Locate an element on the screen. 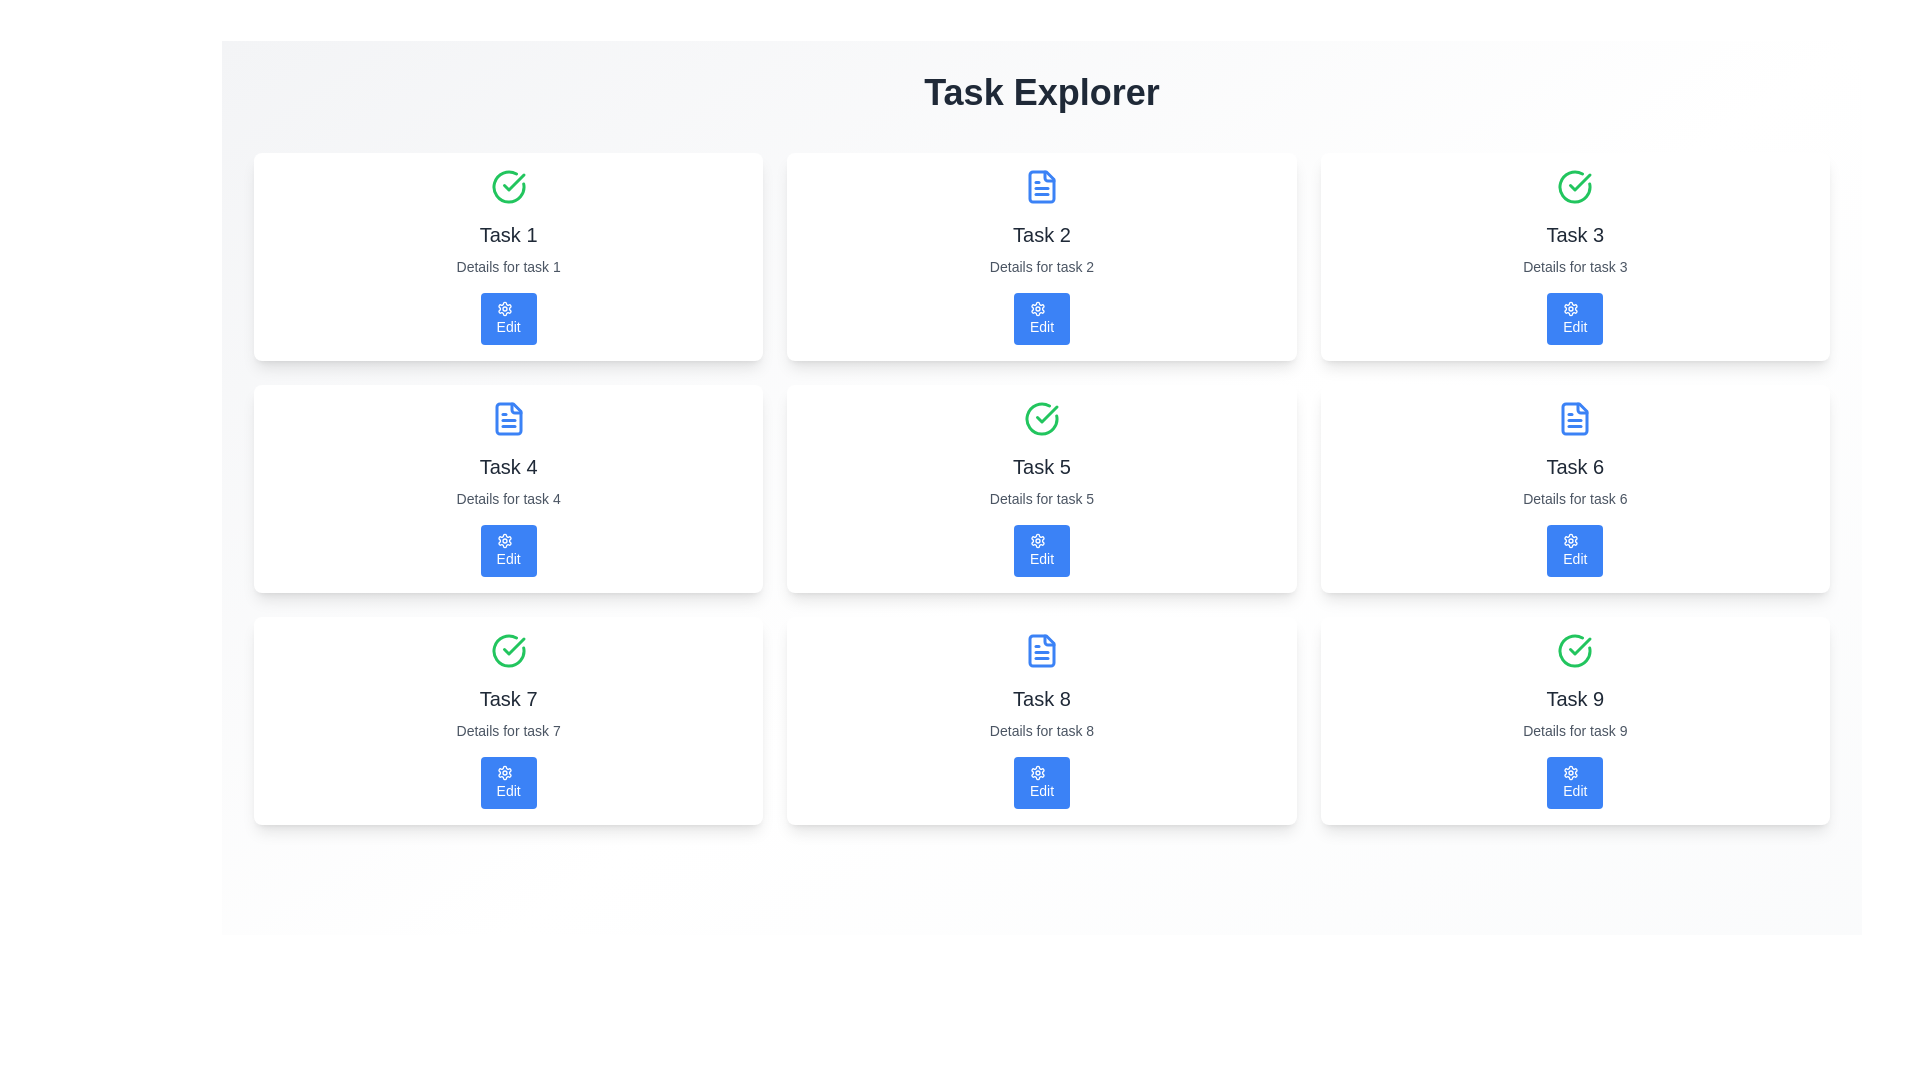 The width and height of the screenshot is (1920, 1080). the settings icon located in the 'Edit' button of 'Task 9' is located at coordinates (1570, 771).